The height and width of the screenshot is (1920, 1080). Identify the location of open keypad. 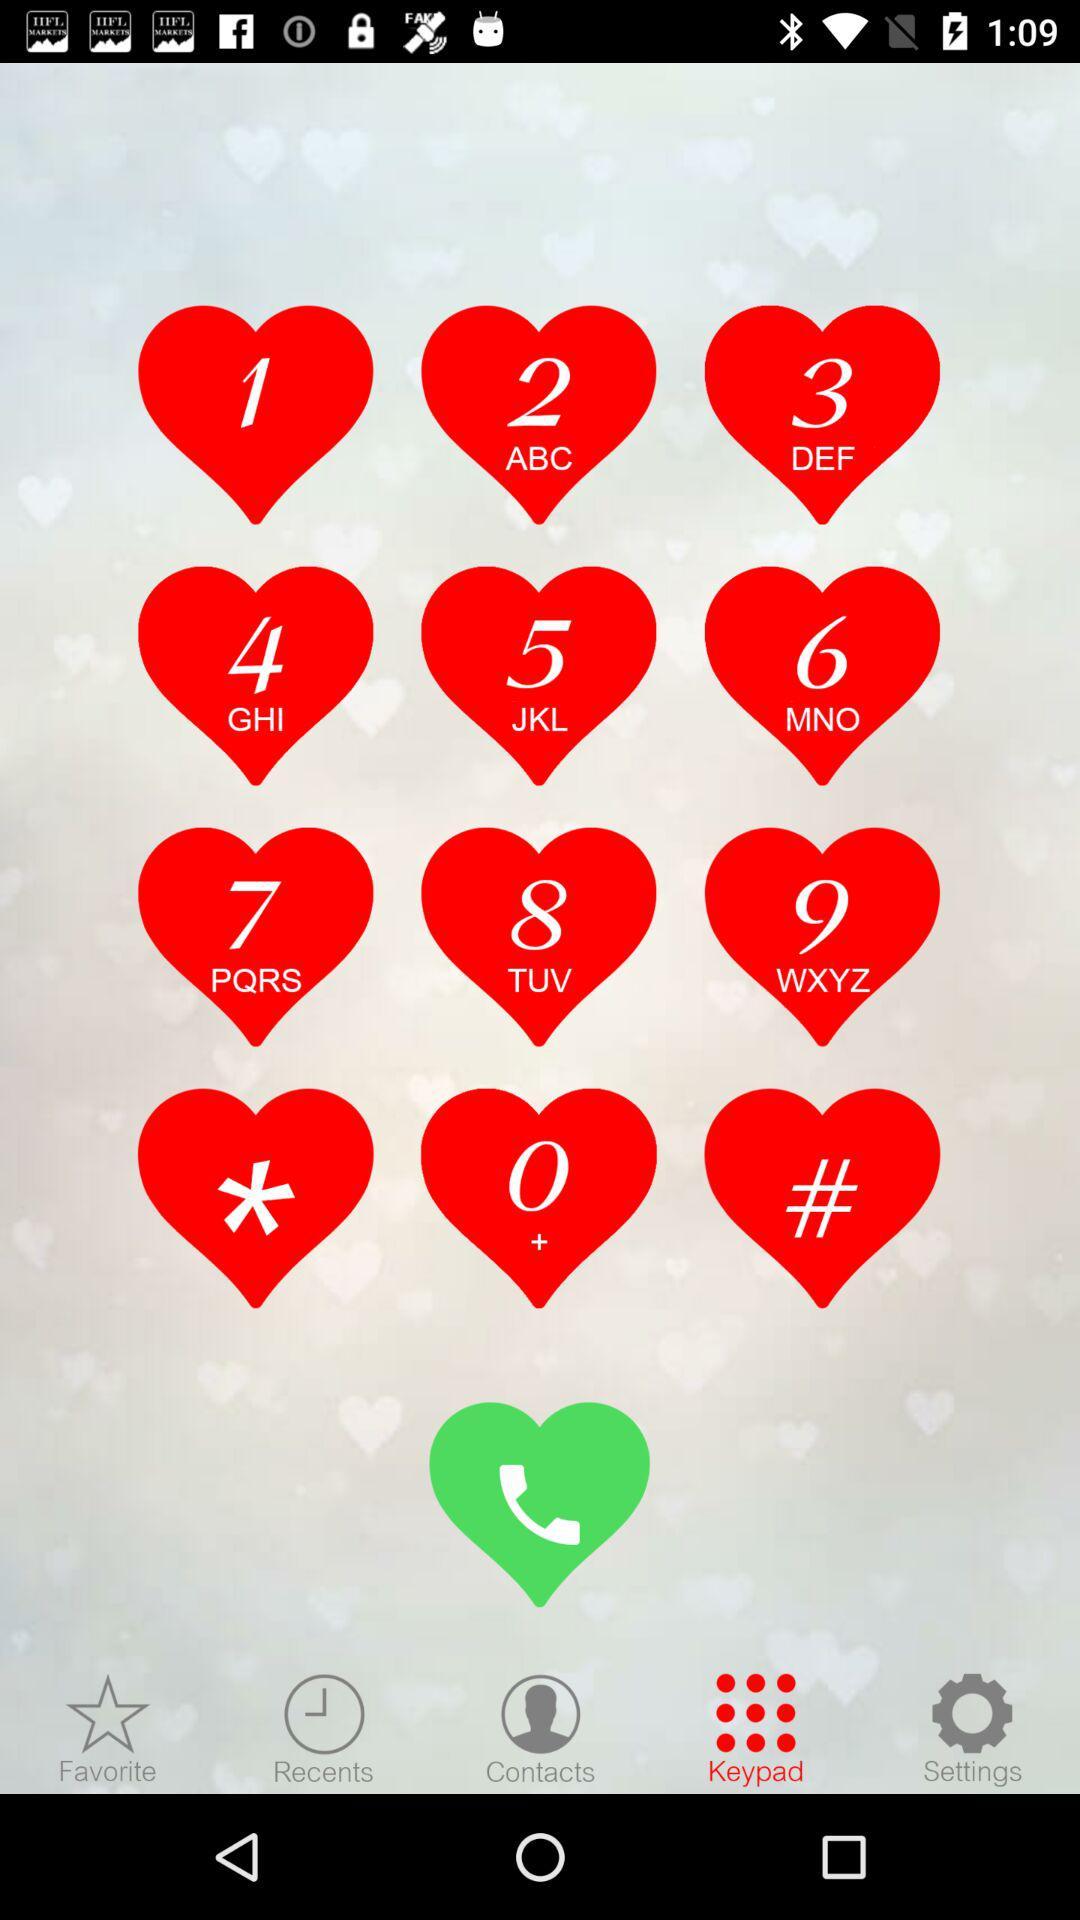
(756, 1728).